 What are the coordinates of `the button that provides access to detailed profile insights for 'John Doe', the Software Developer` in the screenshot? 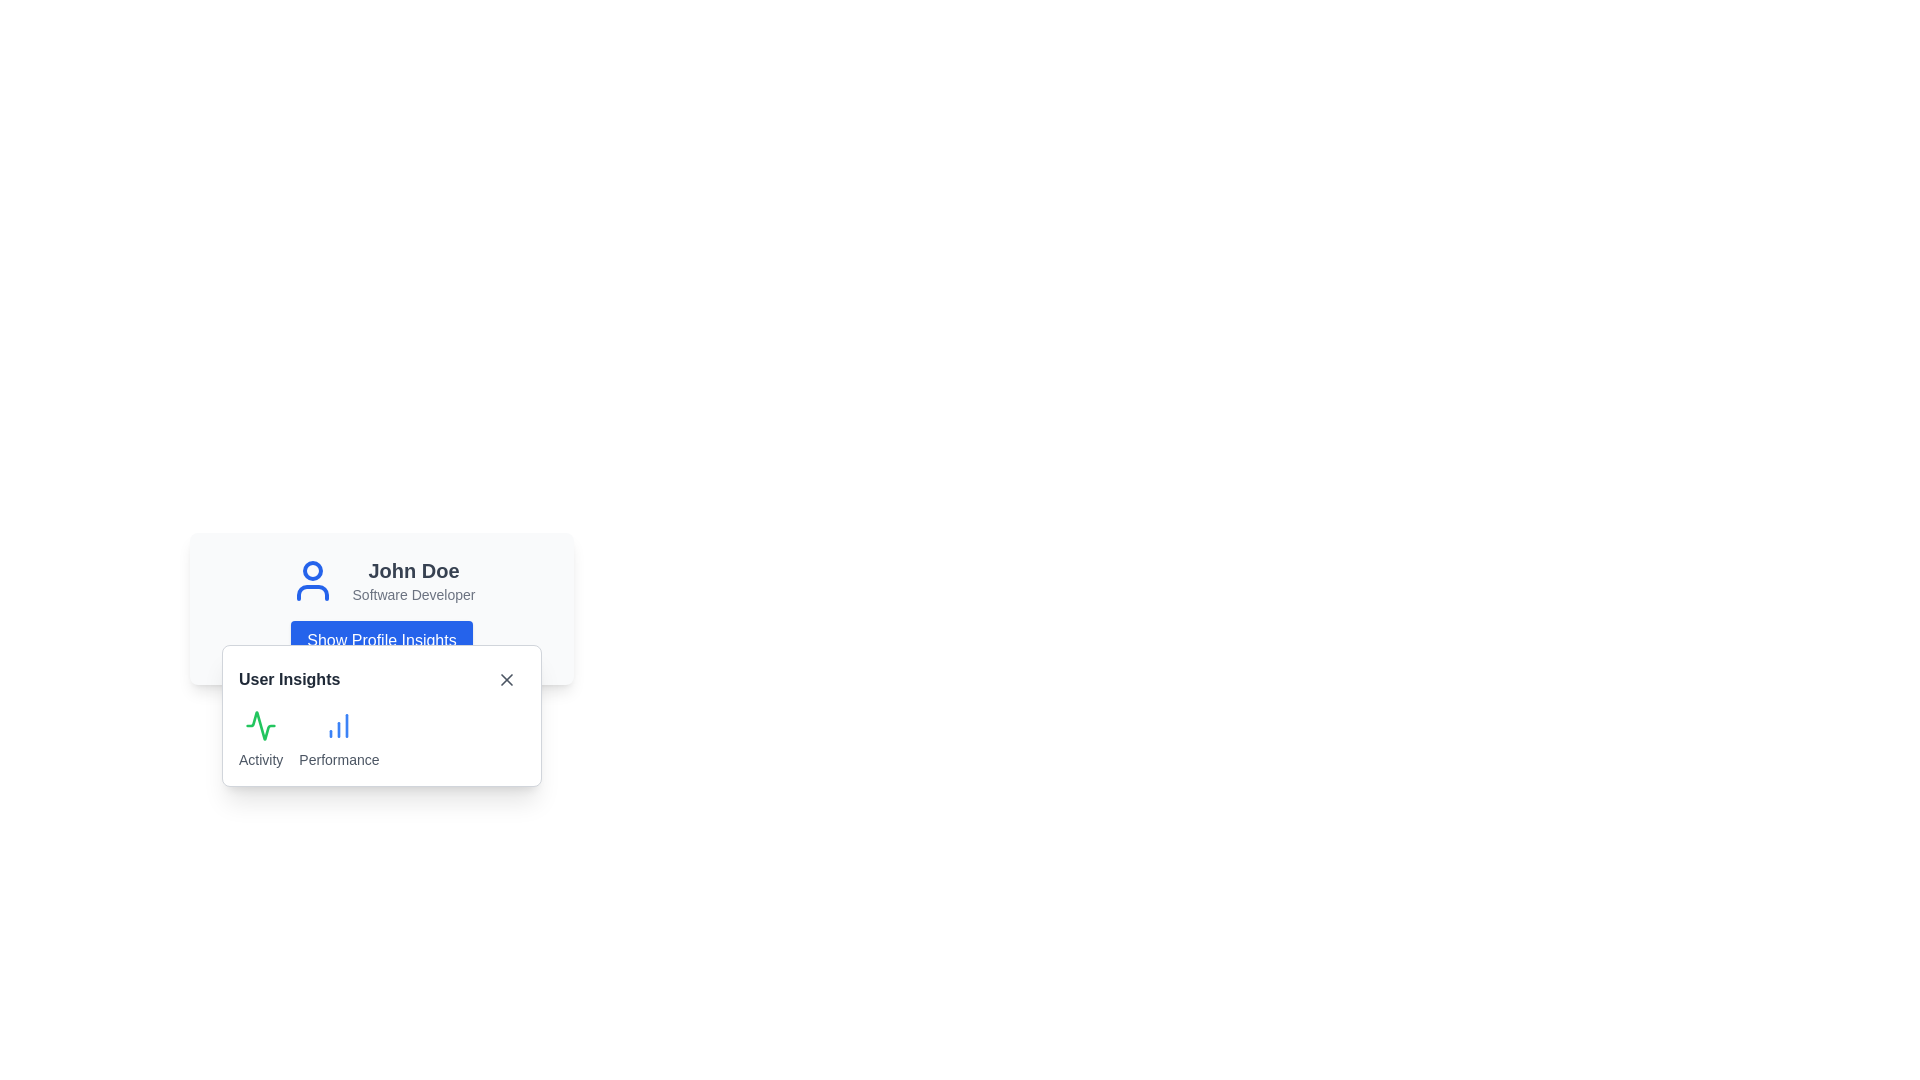 It's located at (382, 640).